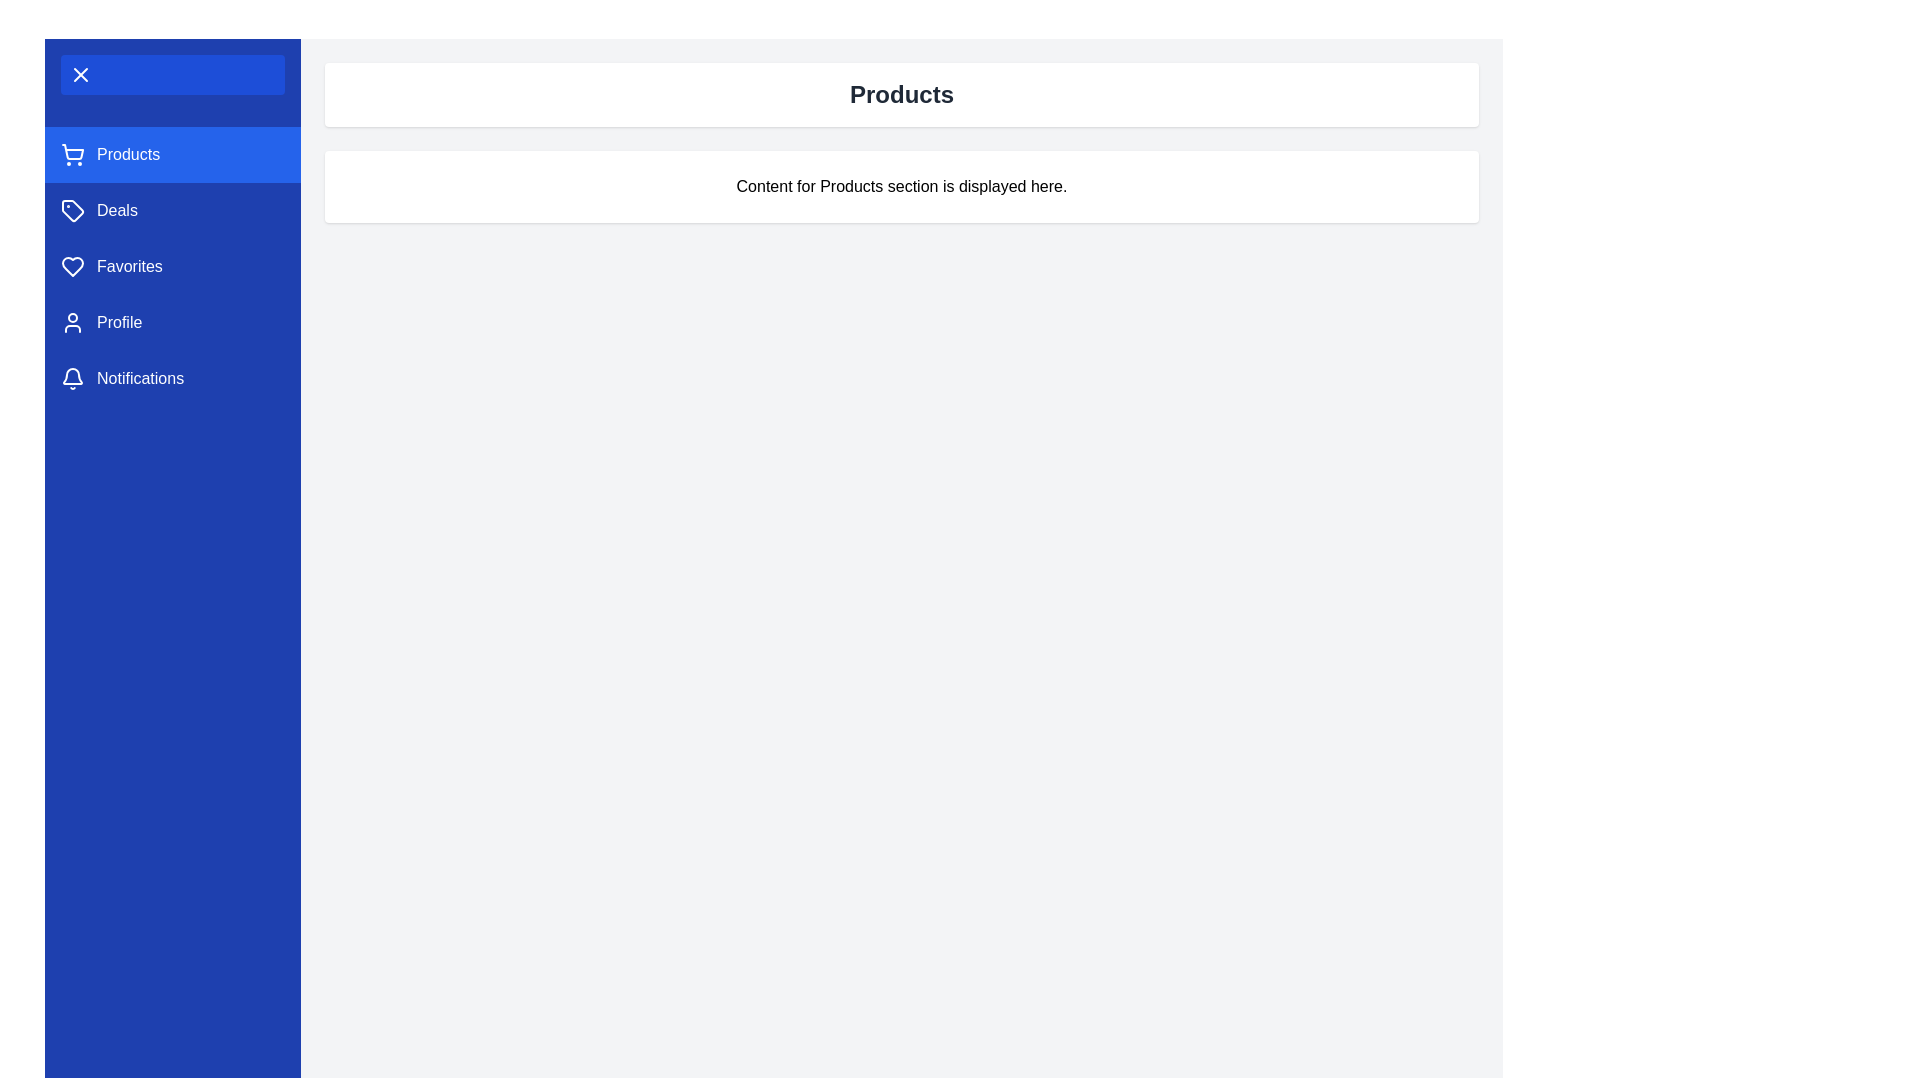  I want to click on the 'Deals' button located in the vertical navigation menu, which is the second option below the 'Products' button, so click(172, 211).